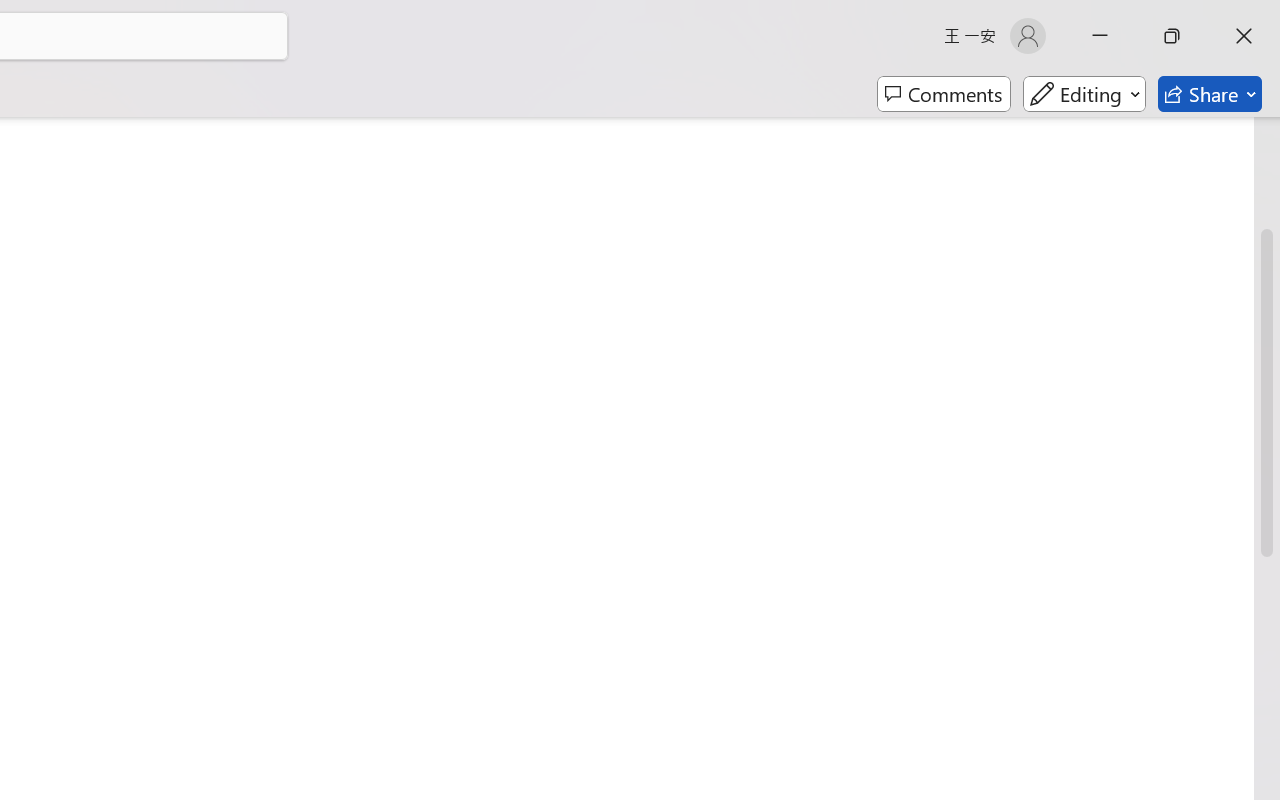 The width and height of the screenshot is (1280, 800). What do you see at coordinates (943, 94) in the screenshot?
I see `'Comments'` at bounding box center [943, 94].